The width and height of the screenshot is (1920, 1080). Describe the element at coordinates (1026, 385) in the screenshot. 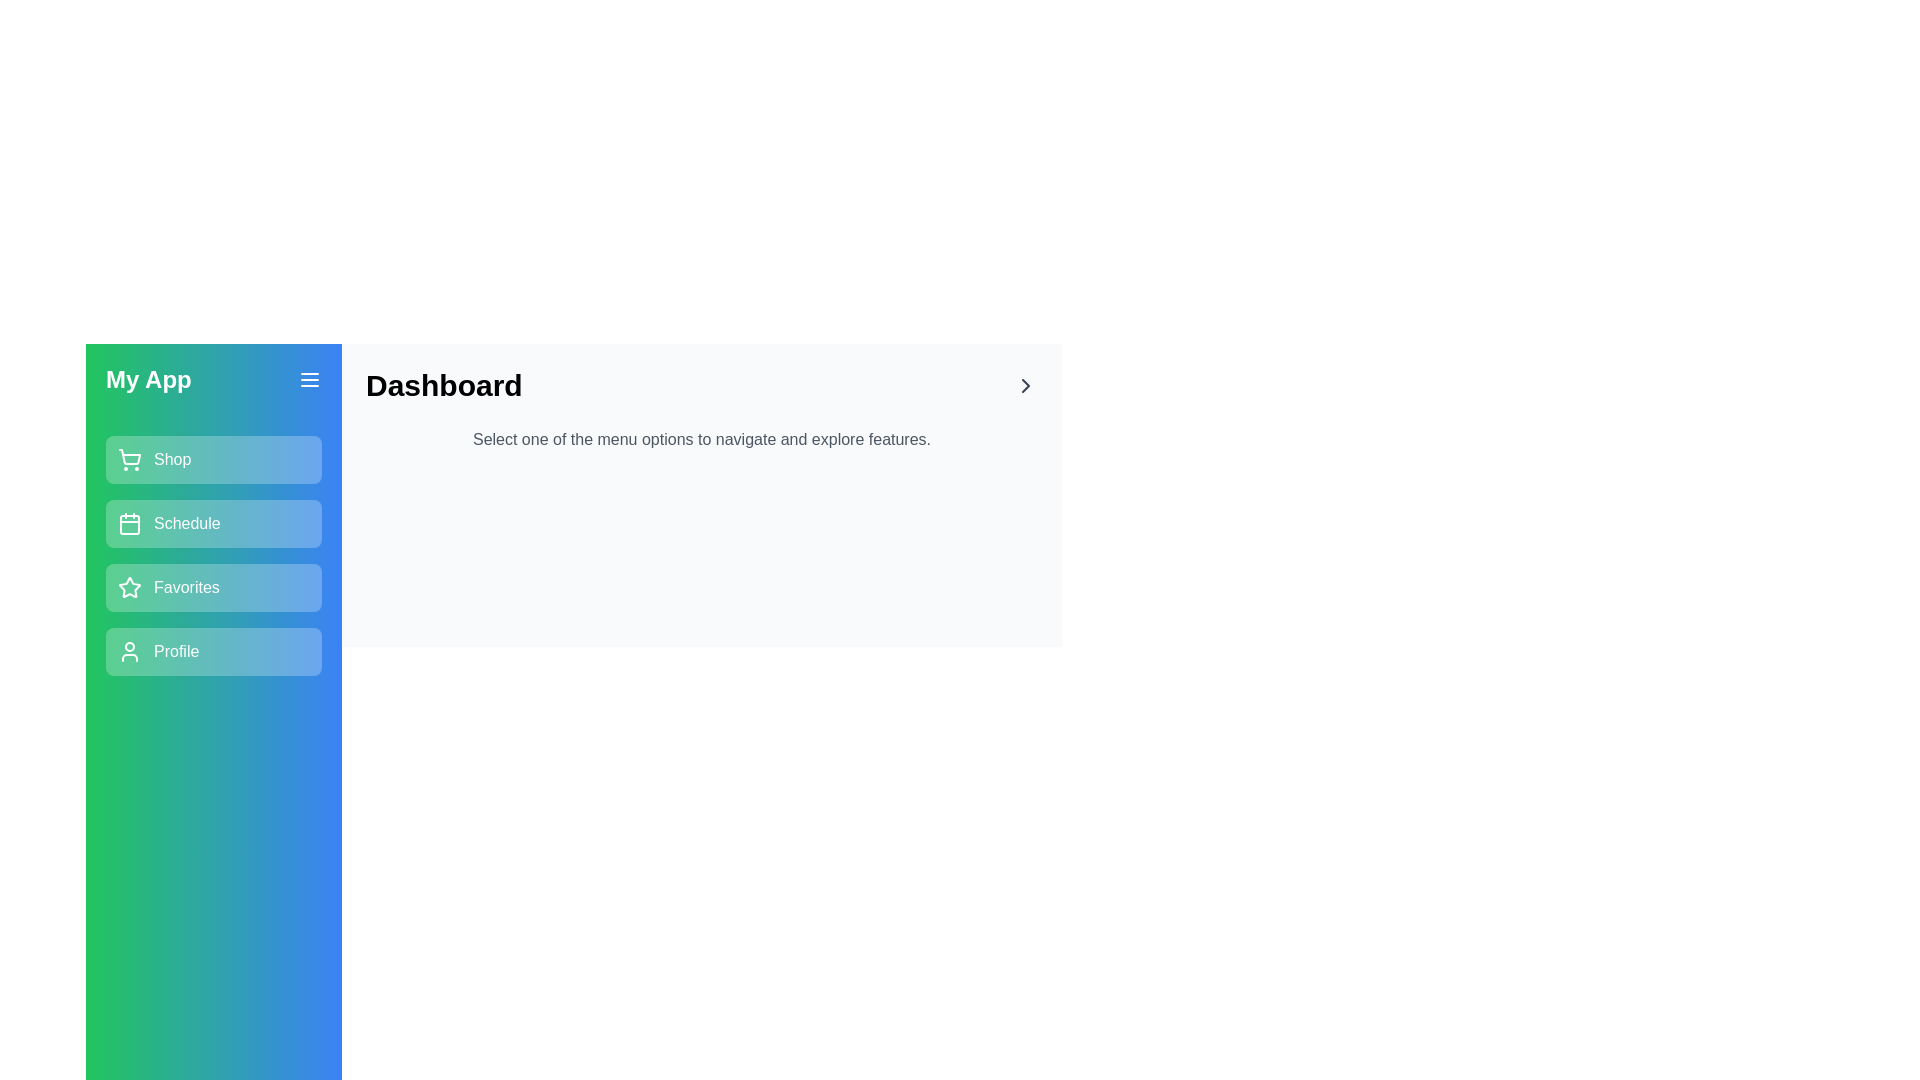

I see `the ChevronRight icon to interact with the dashboard content` at that location.